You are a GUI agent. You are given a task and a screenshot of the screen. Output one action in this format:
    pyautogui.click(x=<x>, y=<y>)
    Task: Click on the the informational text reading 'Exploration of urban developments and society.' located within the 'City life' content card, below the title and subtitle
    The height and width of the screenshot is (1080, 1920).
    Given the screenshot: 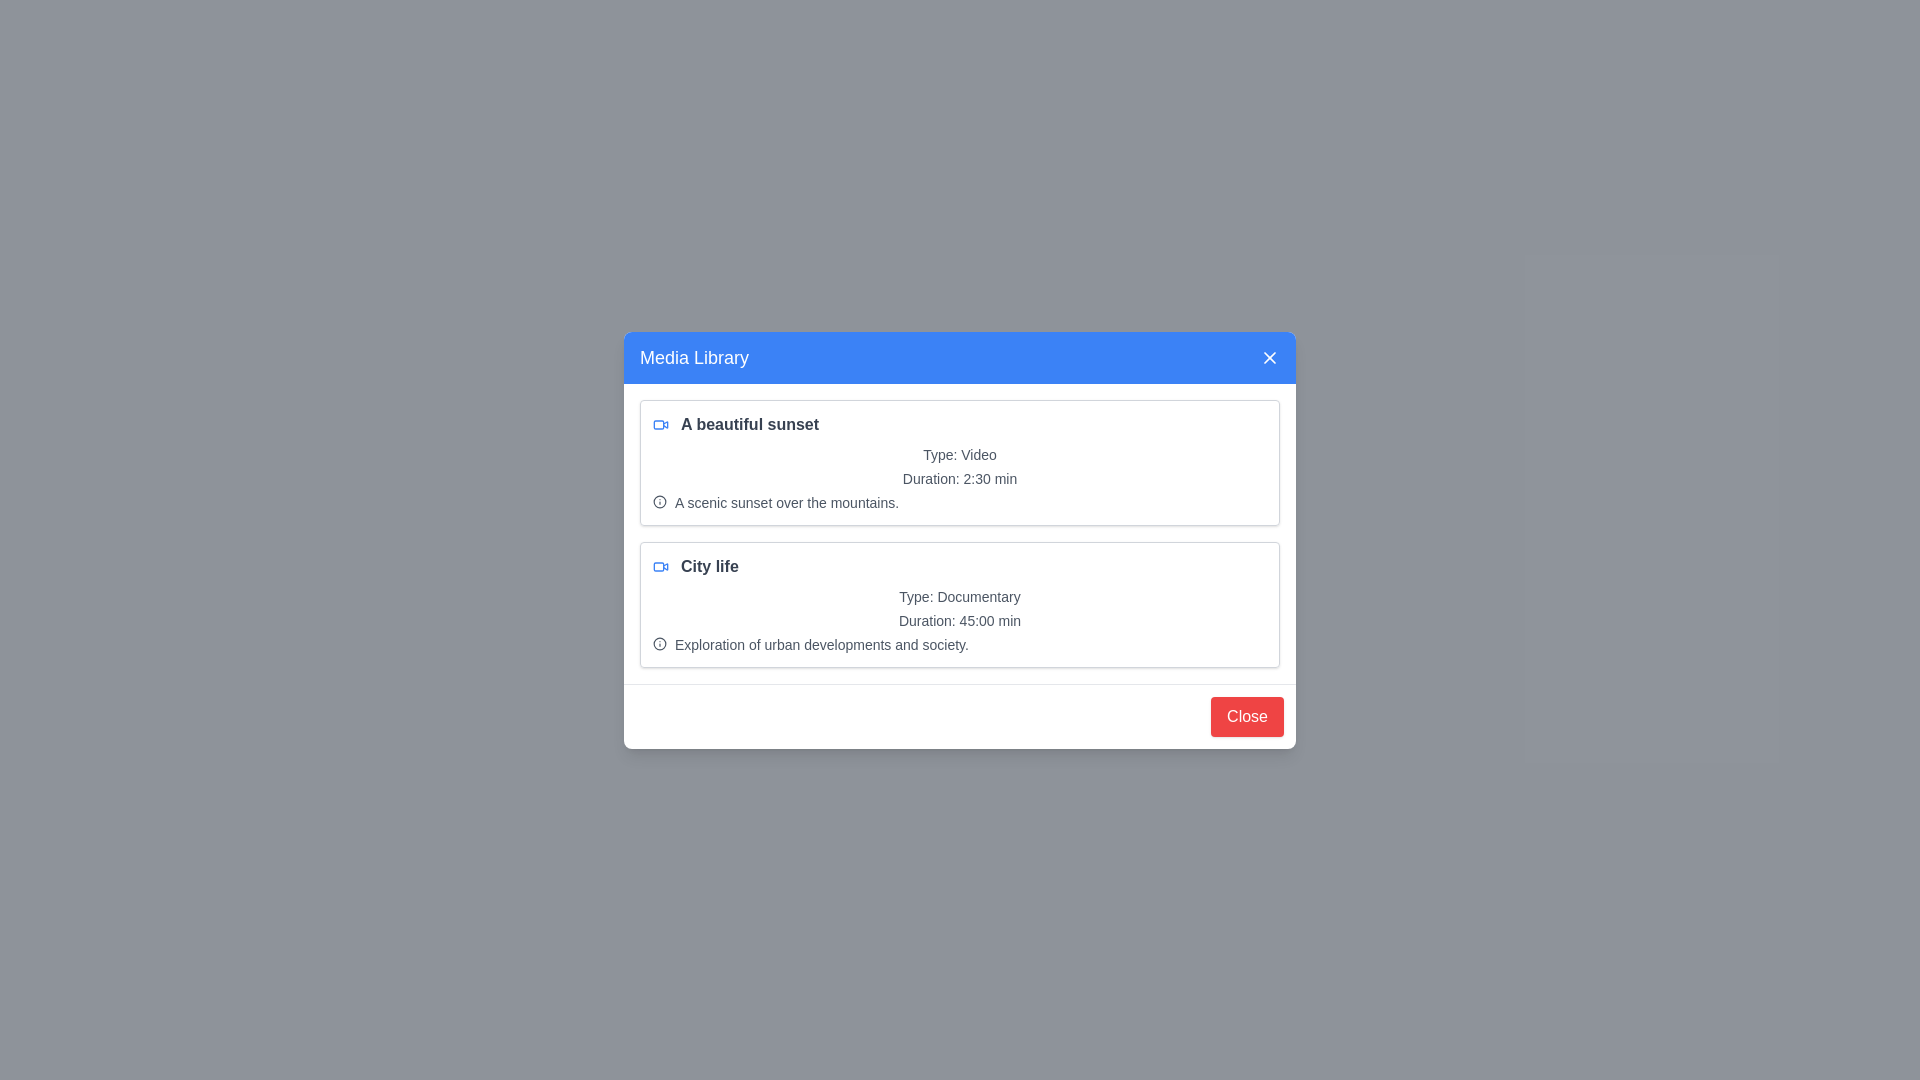 What is the action you would take?
    pyautogui.click(x=821, y=644)
    